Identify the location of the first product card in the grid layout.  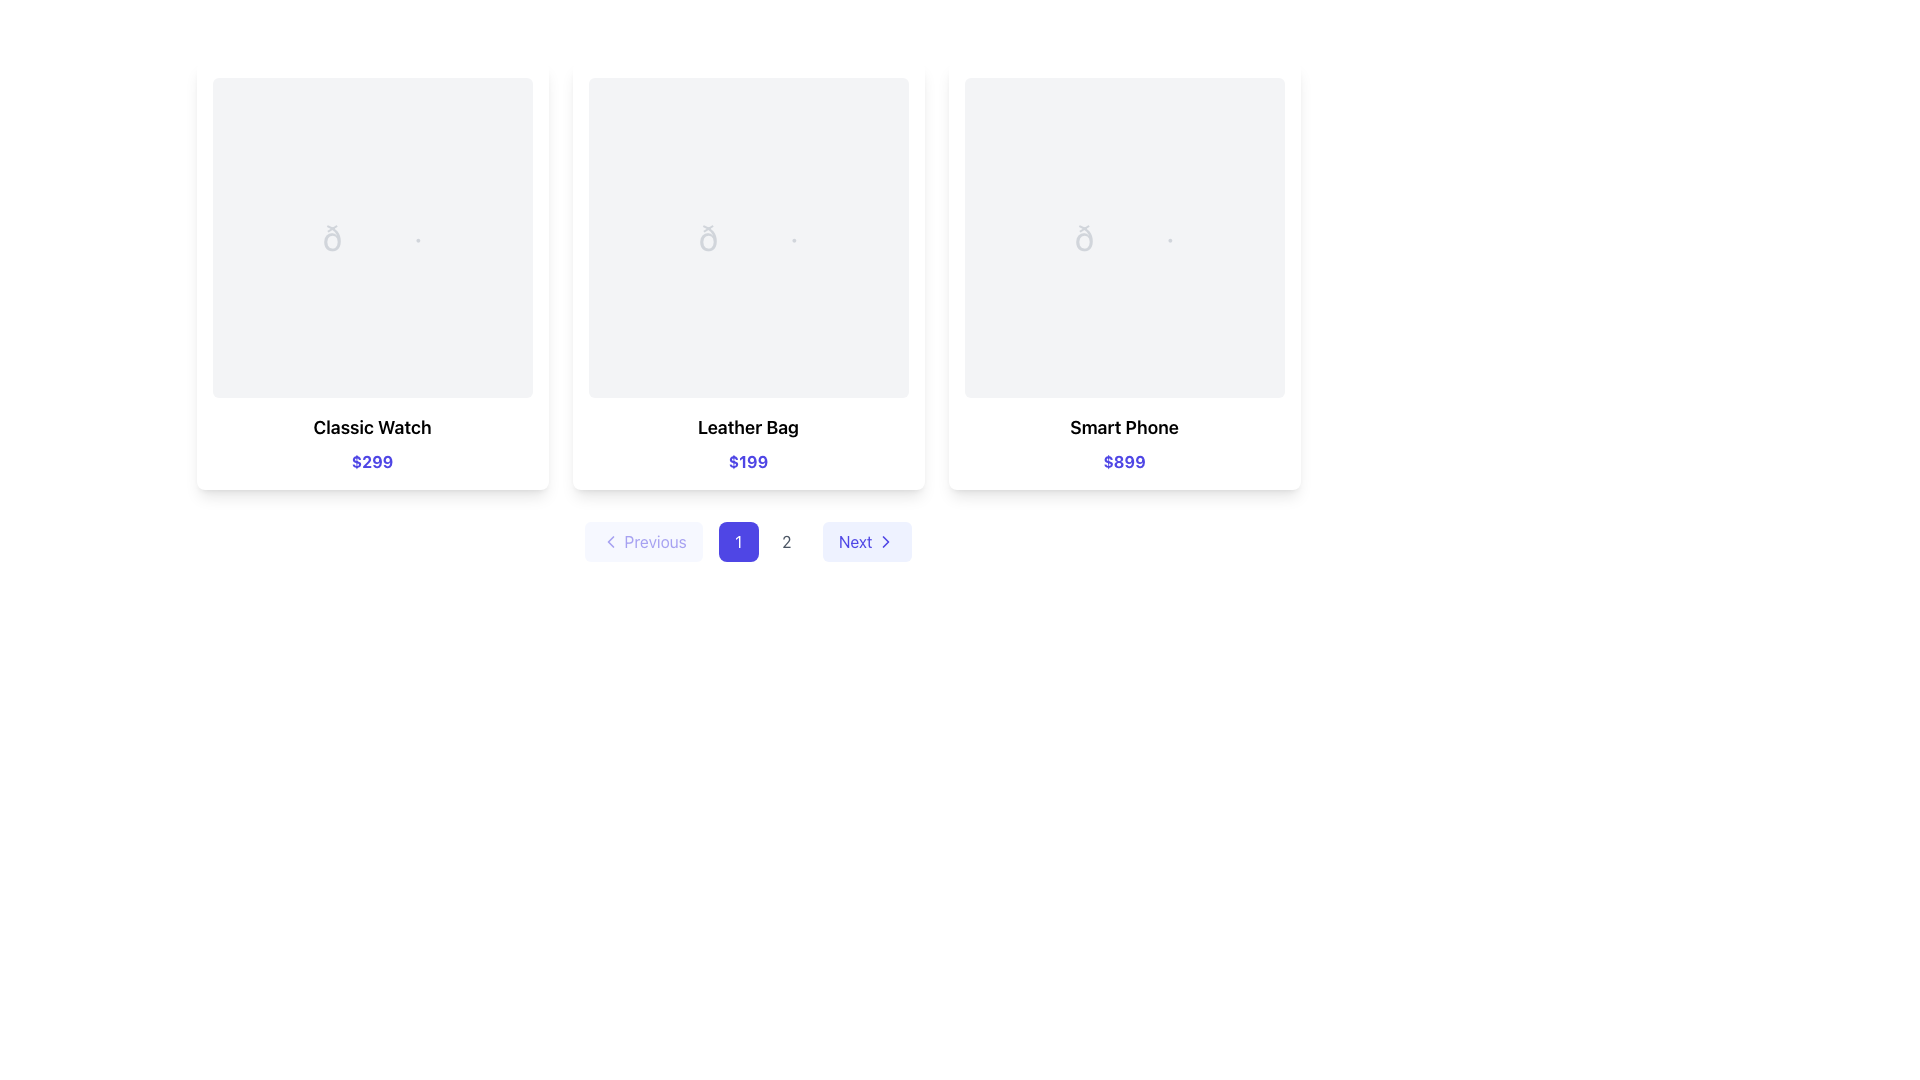
(372, 276).